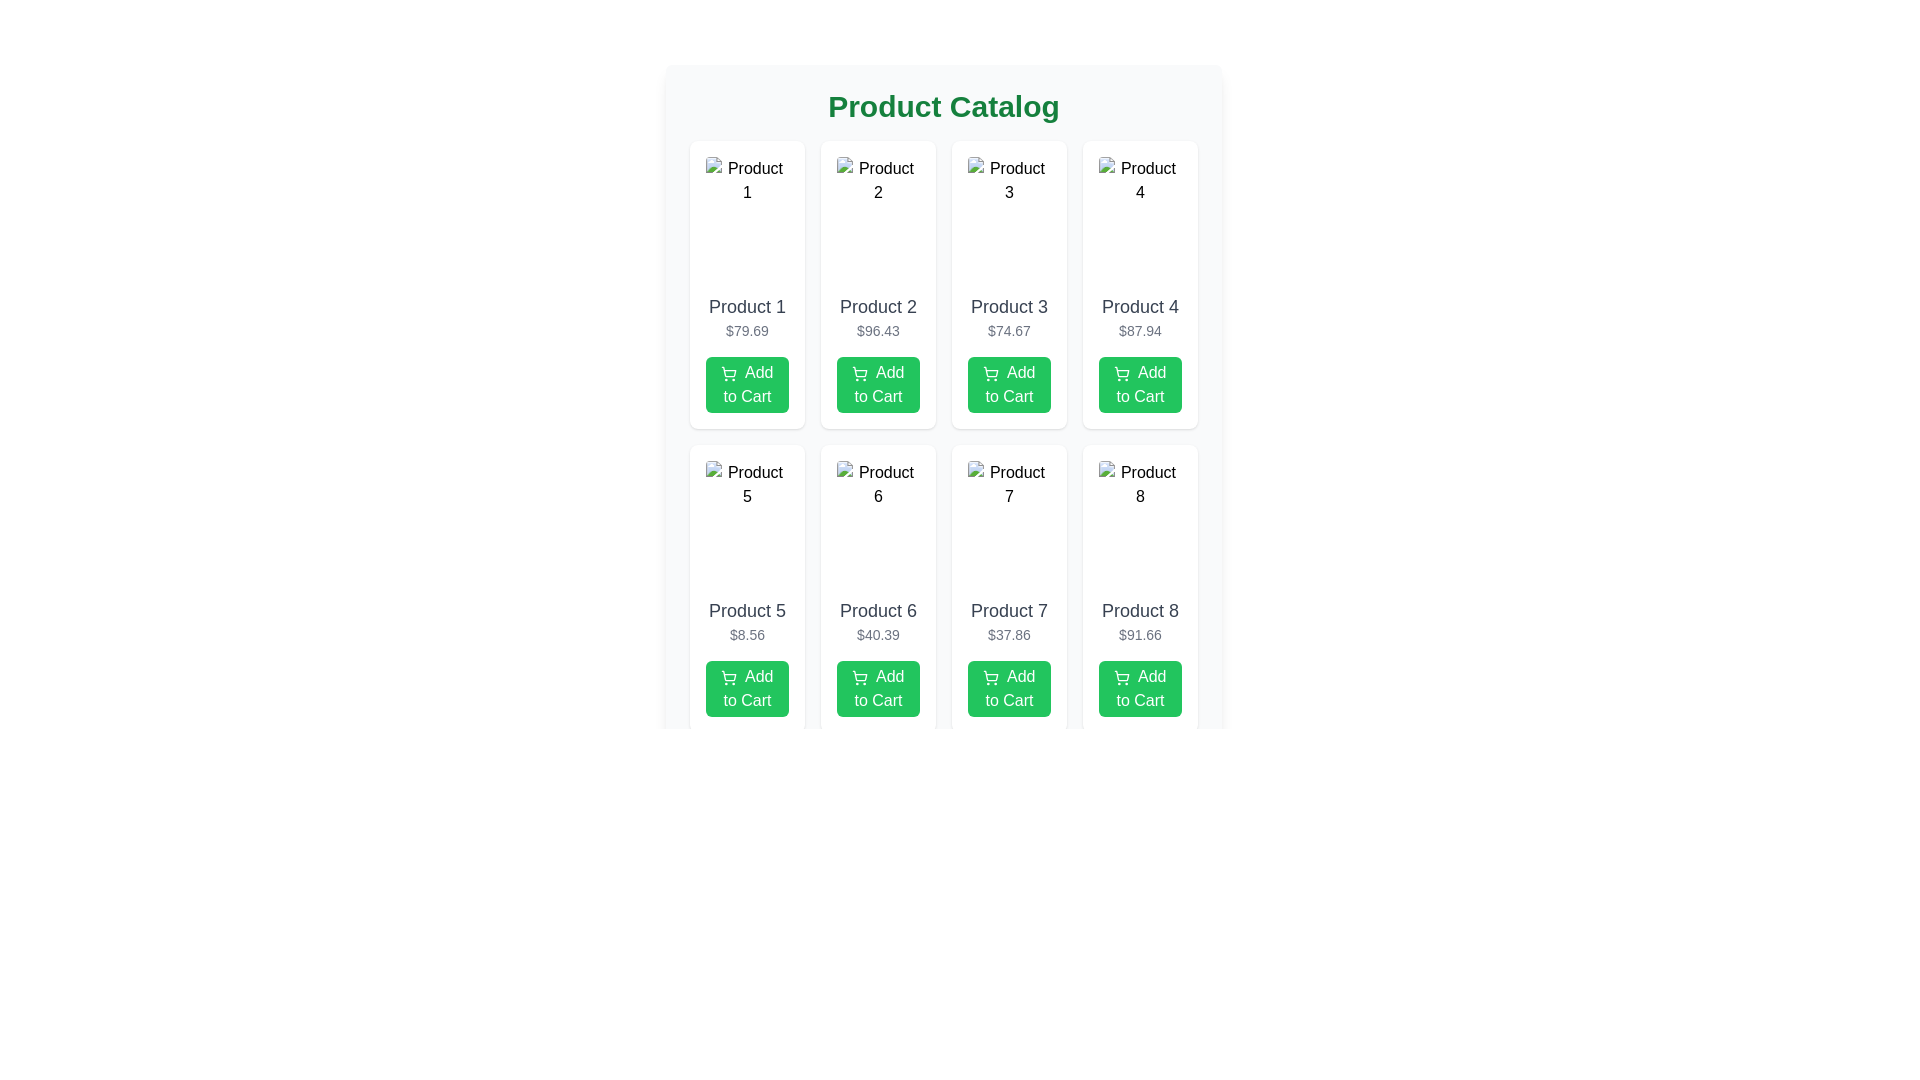 The width and height of the screenshot is (1920, 1080). Describe the element at coordinates (1140, 635) in the screenshot. I see `the static text displaying the price '$91.66' located below the title 'Product 8' and above the 'Add to Cart' button in the product card` at that location.